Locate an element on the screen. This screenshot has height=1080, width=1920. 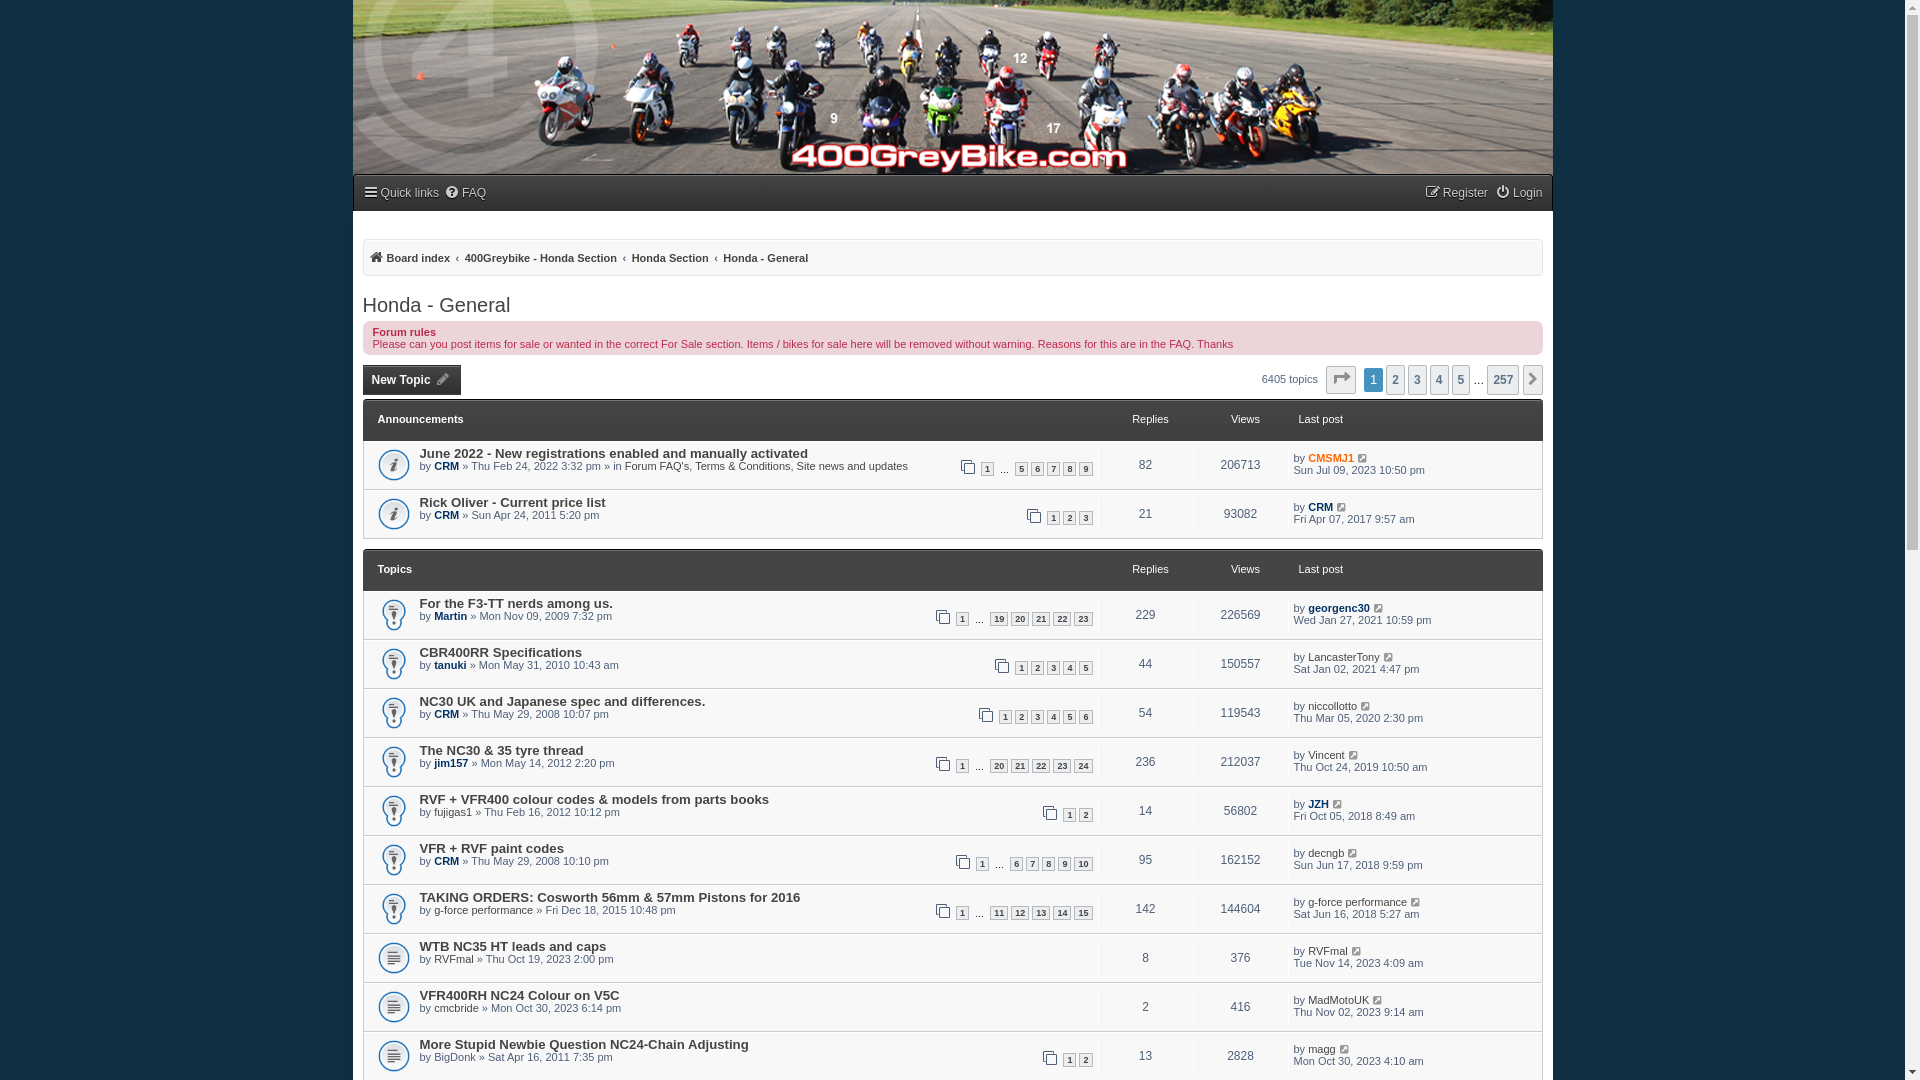
'257' is located at coordinates (1487, 380).